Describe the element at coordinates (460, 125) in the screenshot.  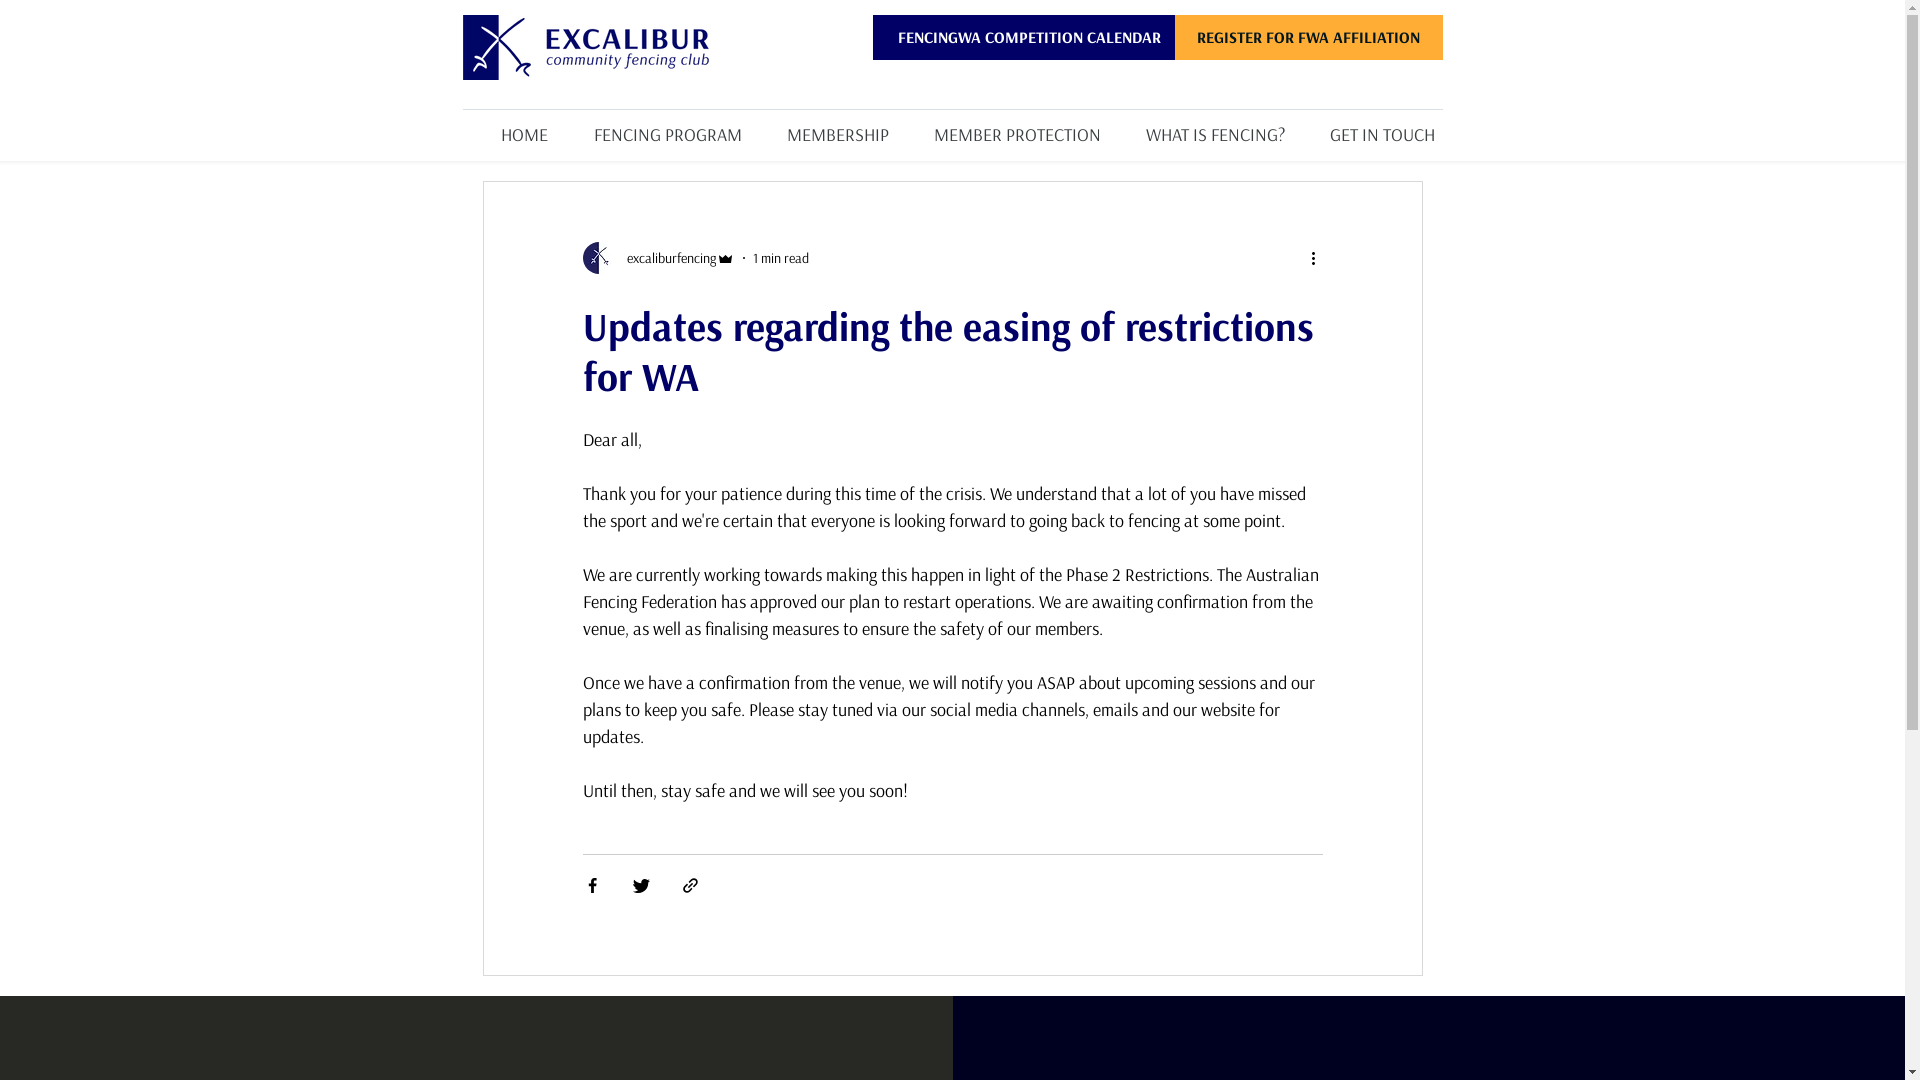
I see `'HOME'` at that location.